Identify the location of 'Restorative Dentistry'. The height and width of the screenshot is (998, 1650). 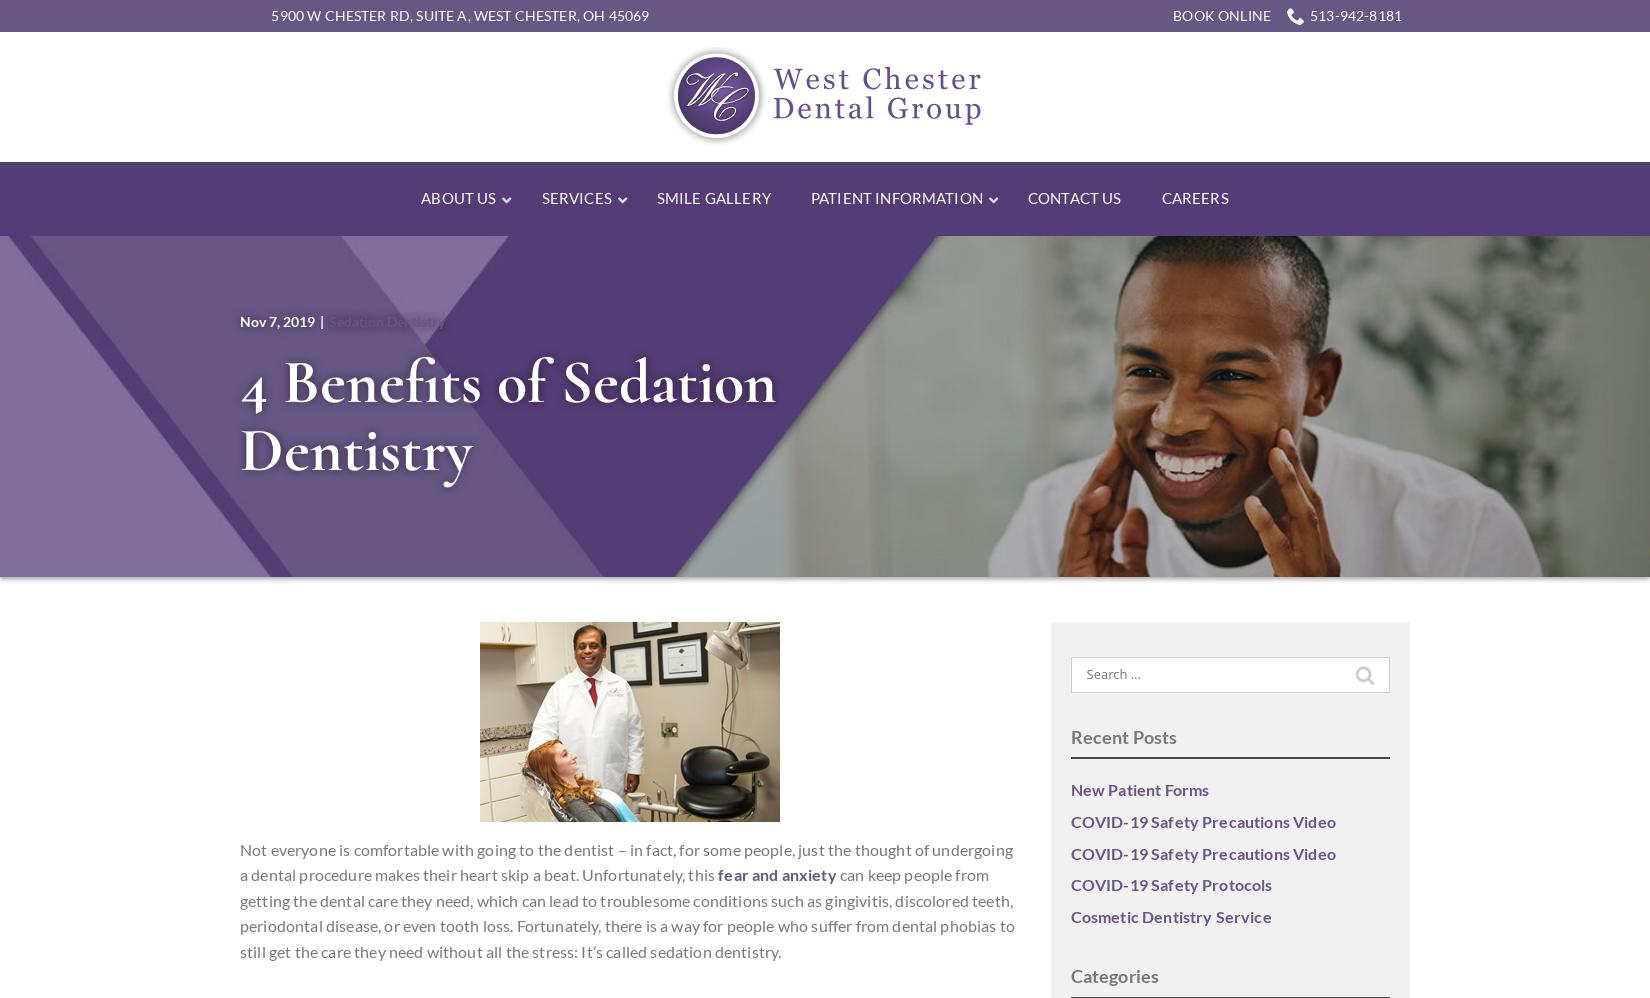
(984, 266).